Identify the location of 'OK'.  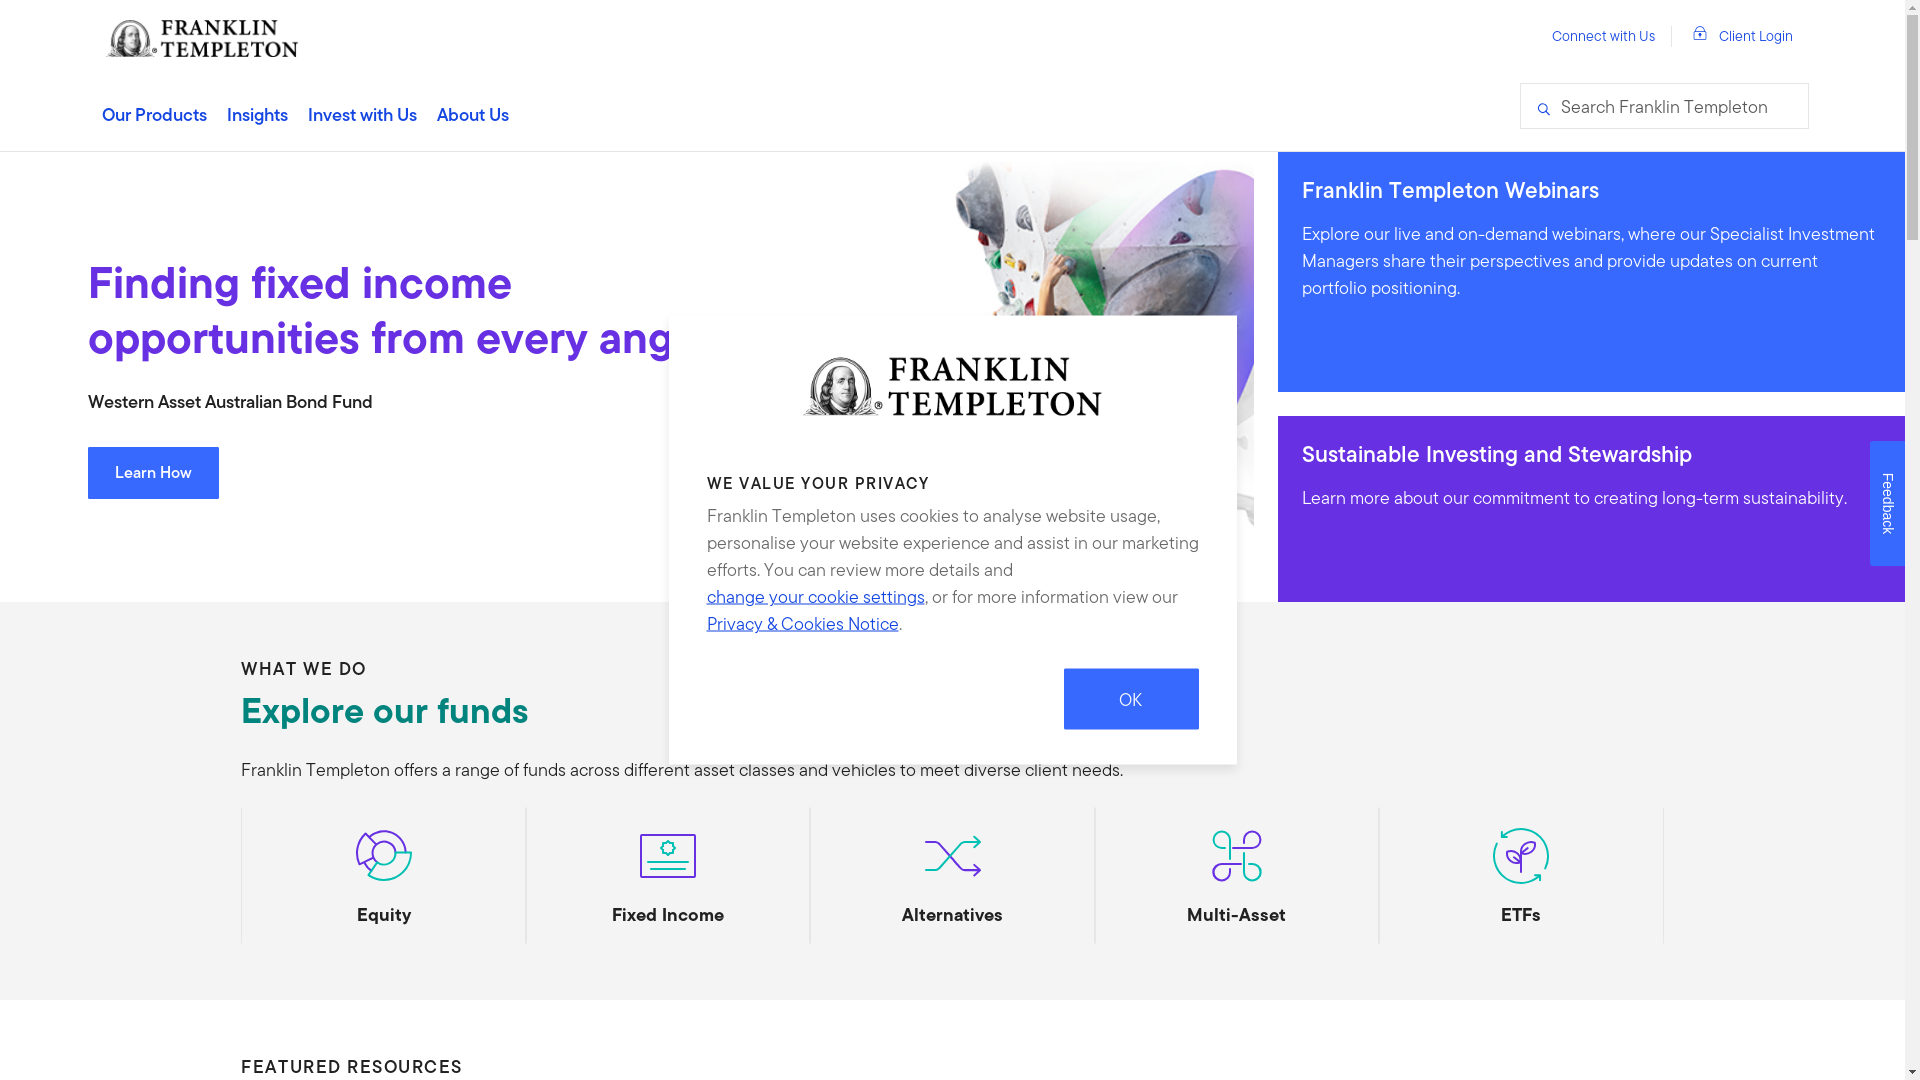
(1131, 697).